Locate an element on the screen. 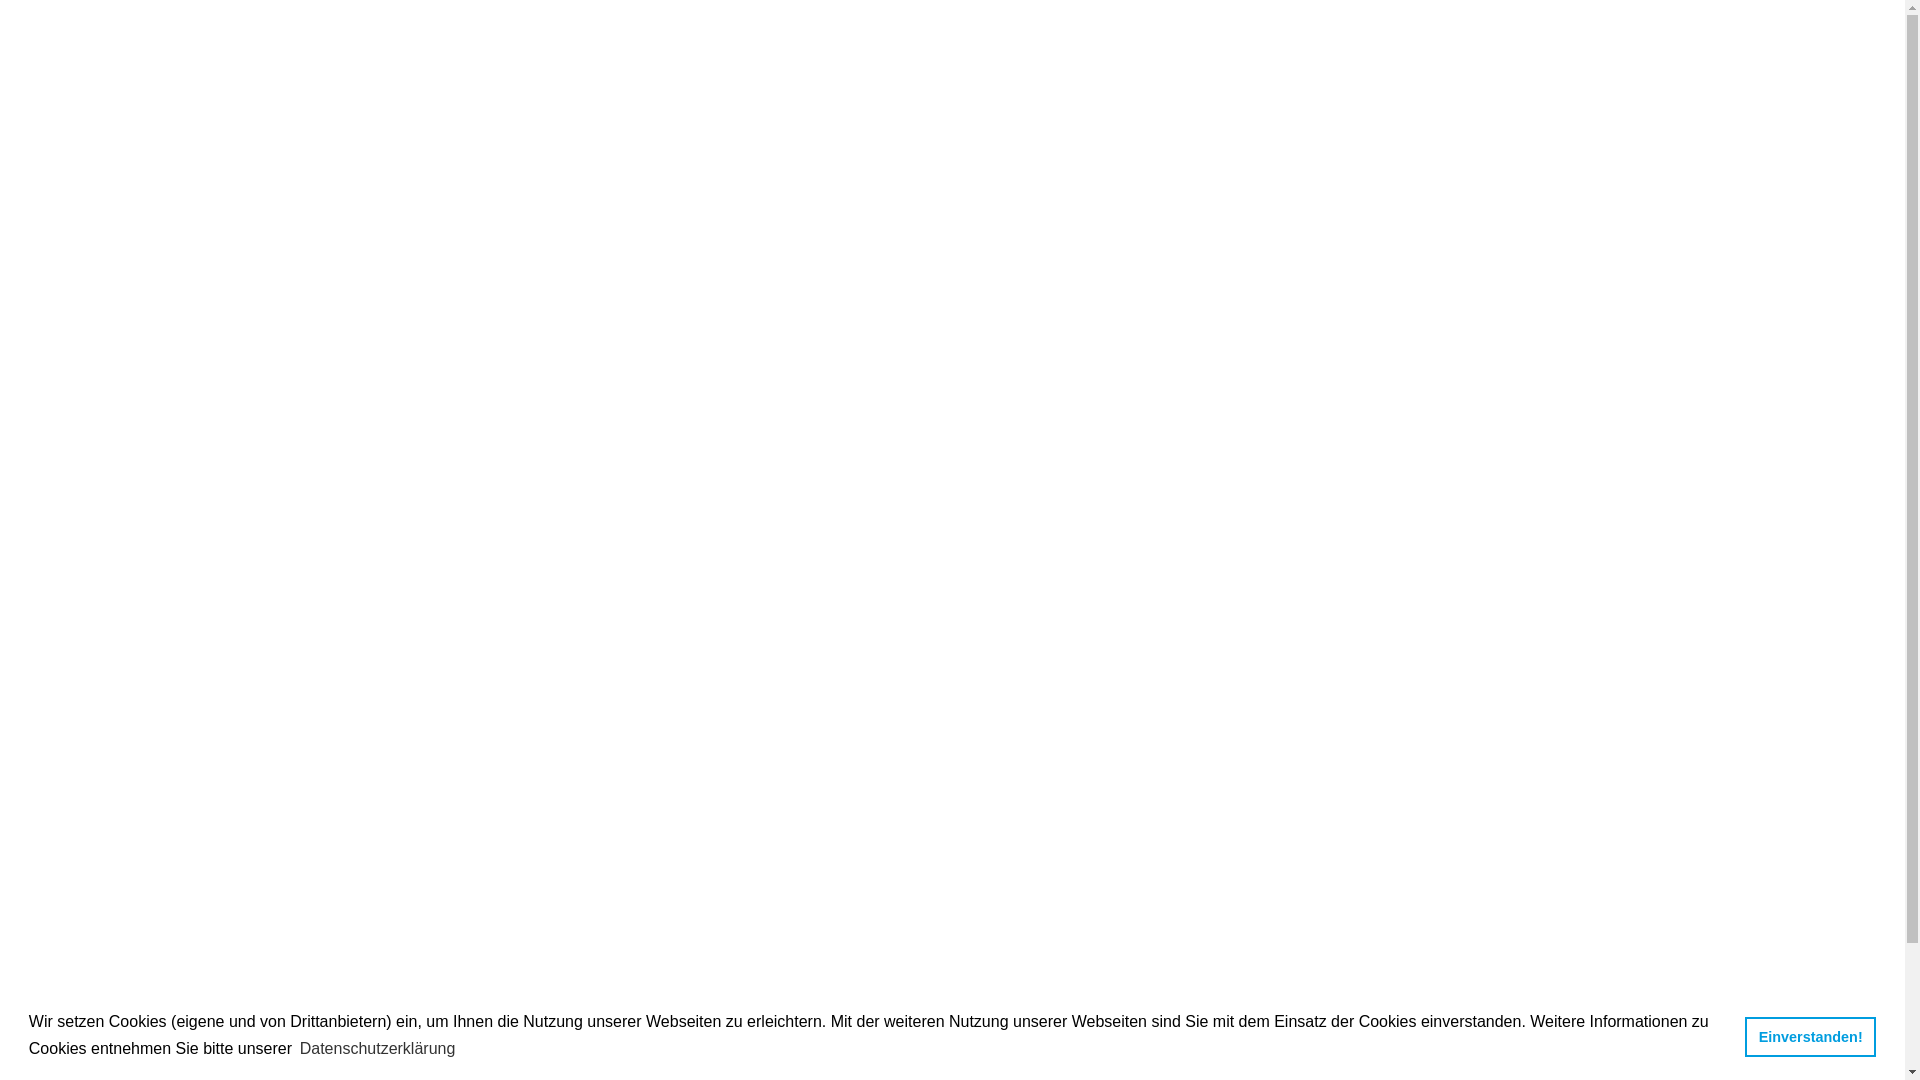 The image size is (1920, 1080). 'Einverstanden!' is located at coordinates (1810, 1036).